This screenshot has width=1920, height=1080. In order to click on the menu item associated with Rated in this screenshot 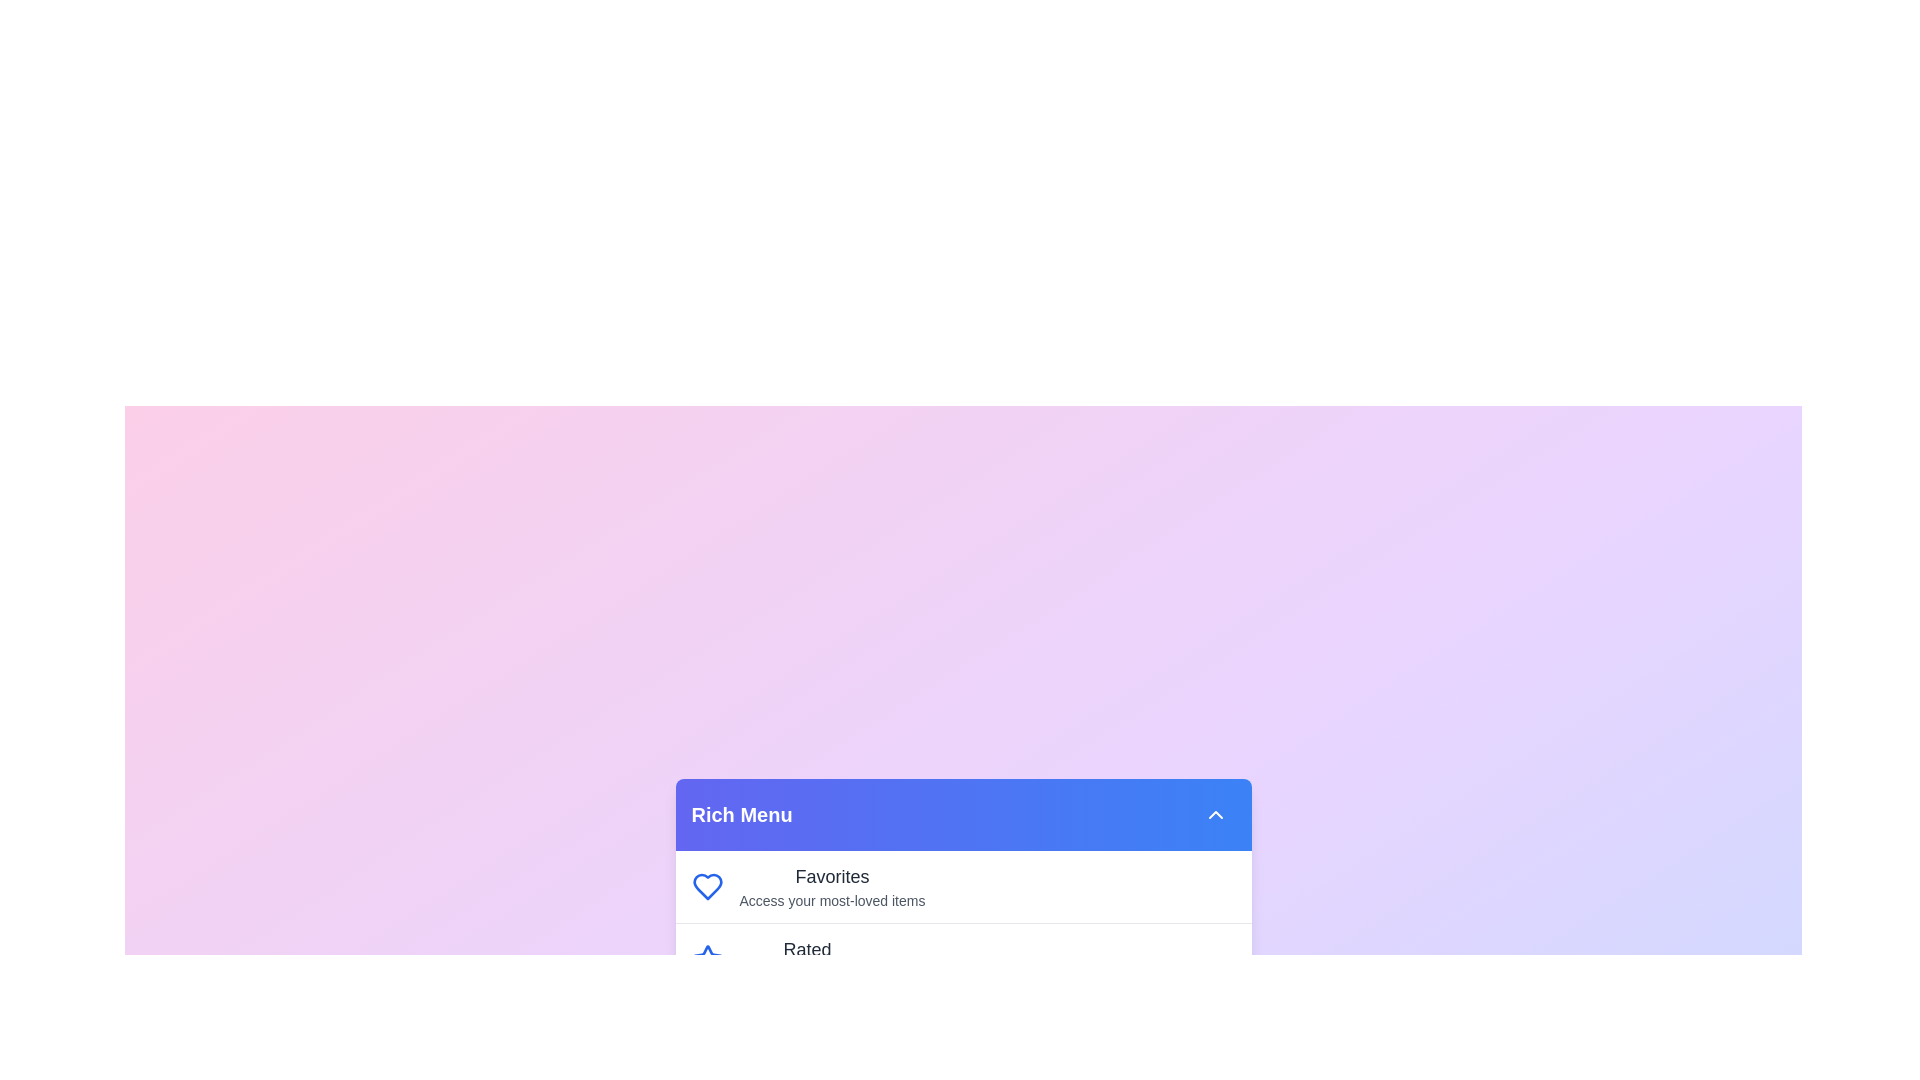, I will do `click(707, 959)`.